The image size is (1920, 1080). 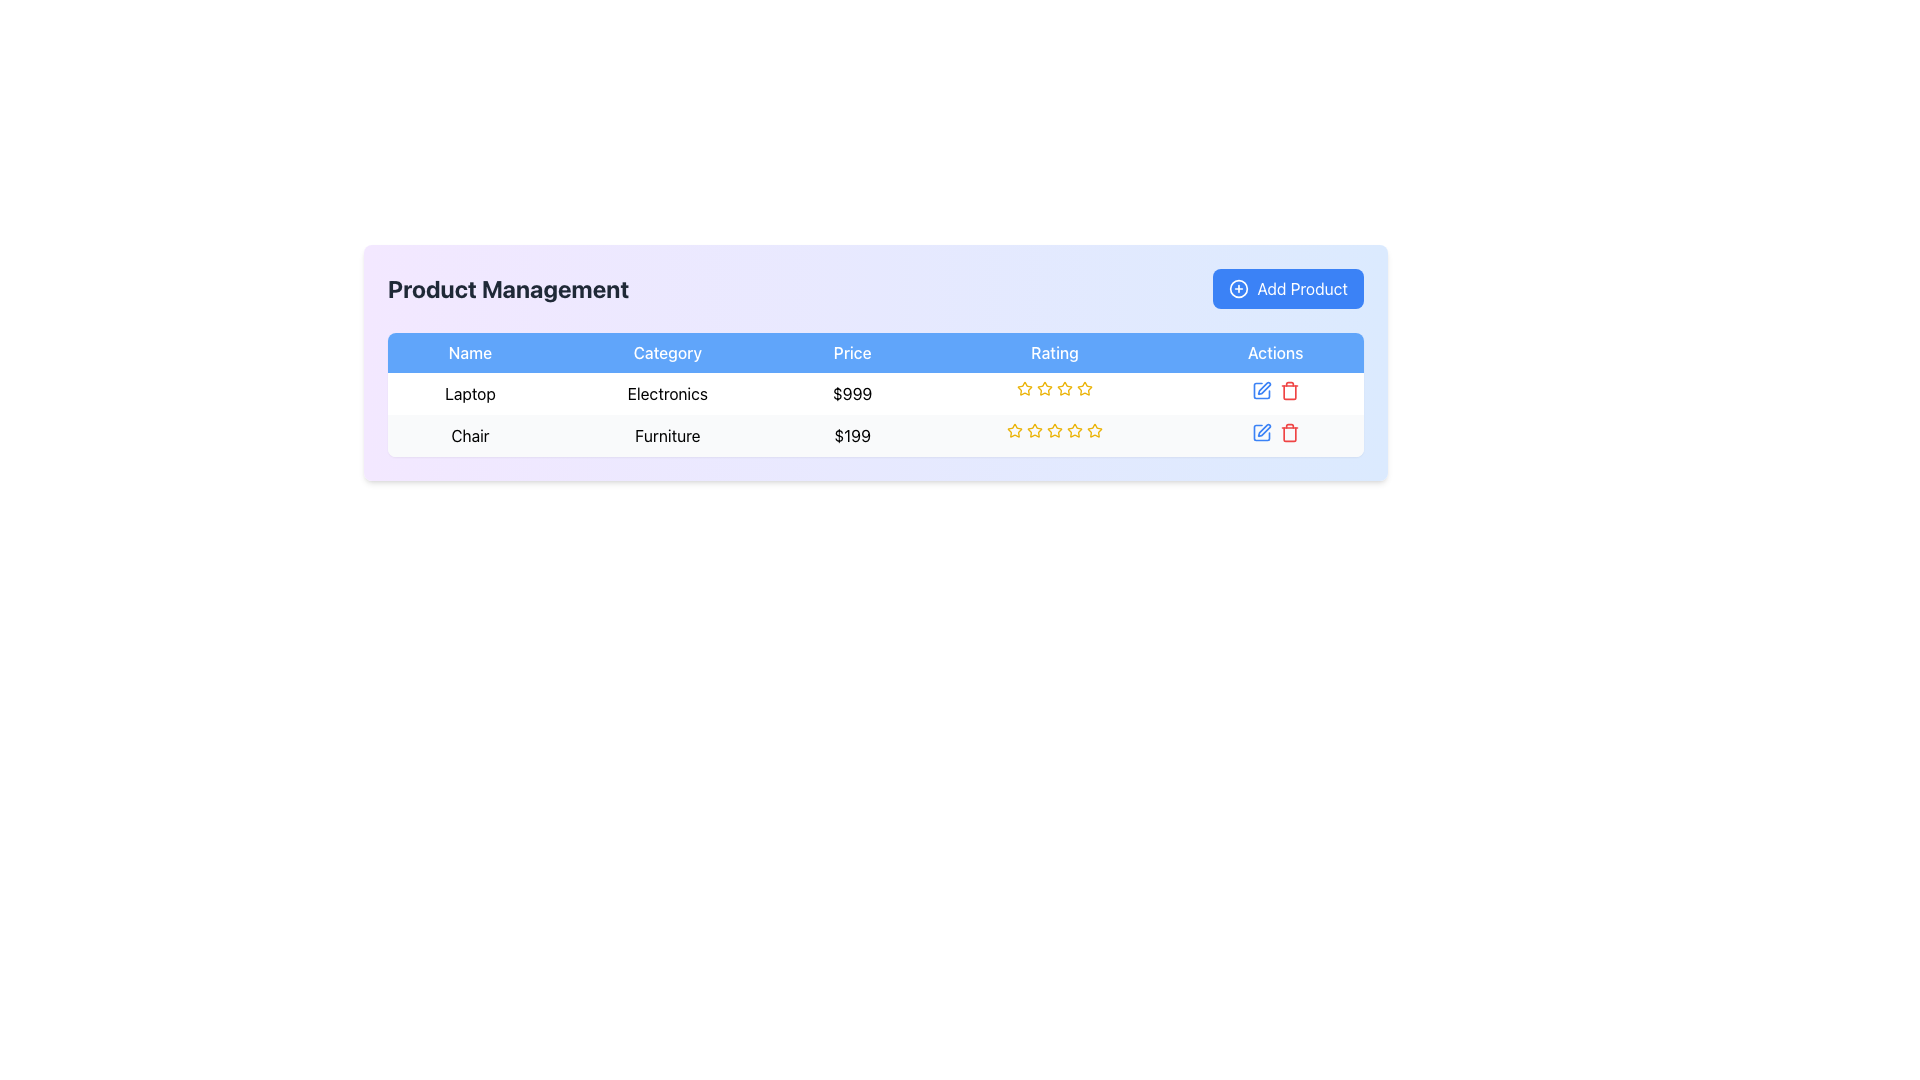 What do you see at coordinates (852, 352) in the screenshot?
I see `the static textual label displaying 'Price' in white font, which is centered on a blue background in the header row of the table layout` at bounding box center [852, 352].